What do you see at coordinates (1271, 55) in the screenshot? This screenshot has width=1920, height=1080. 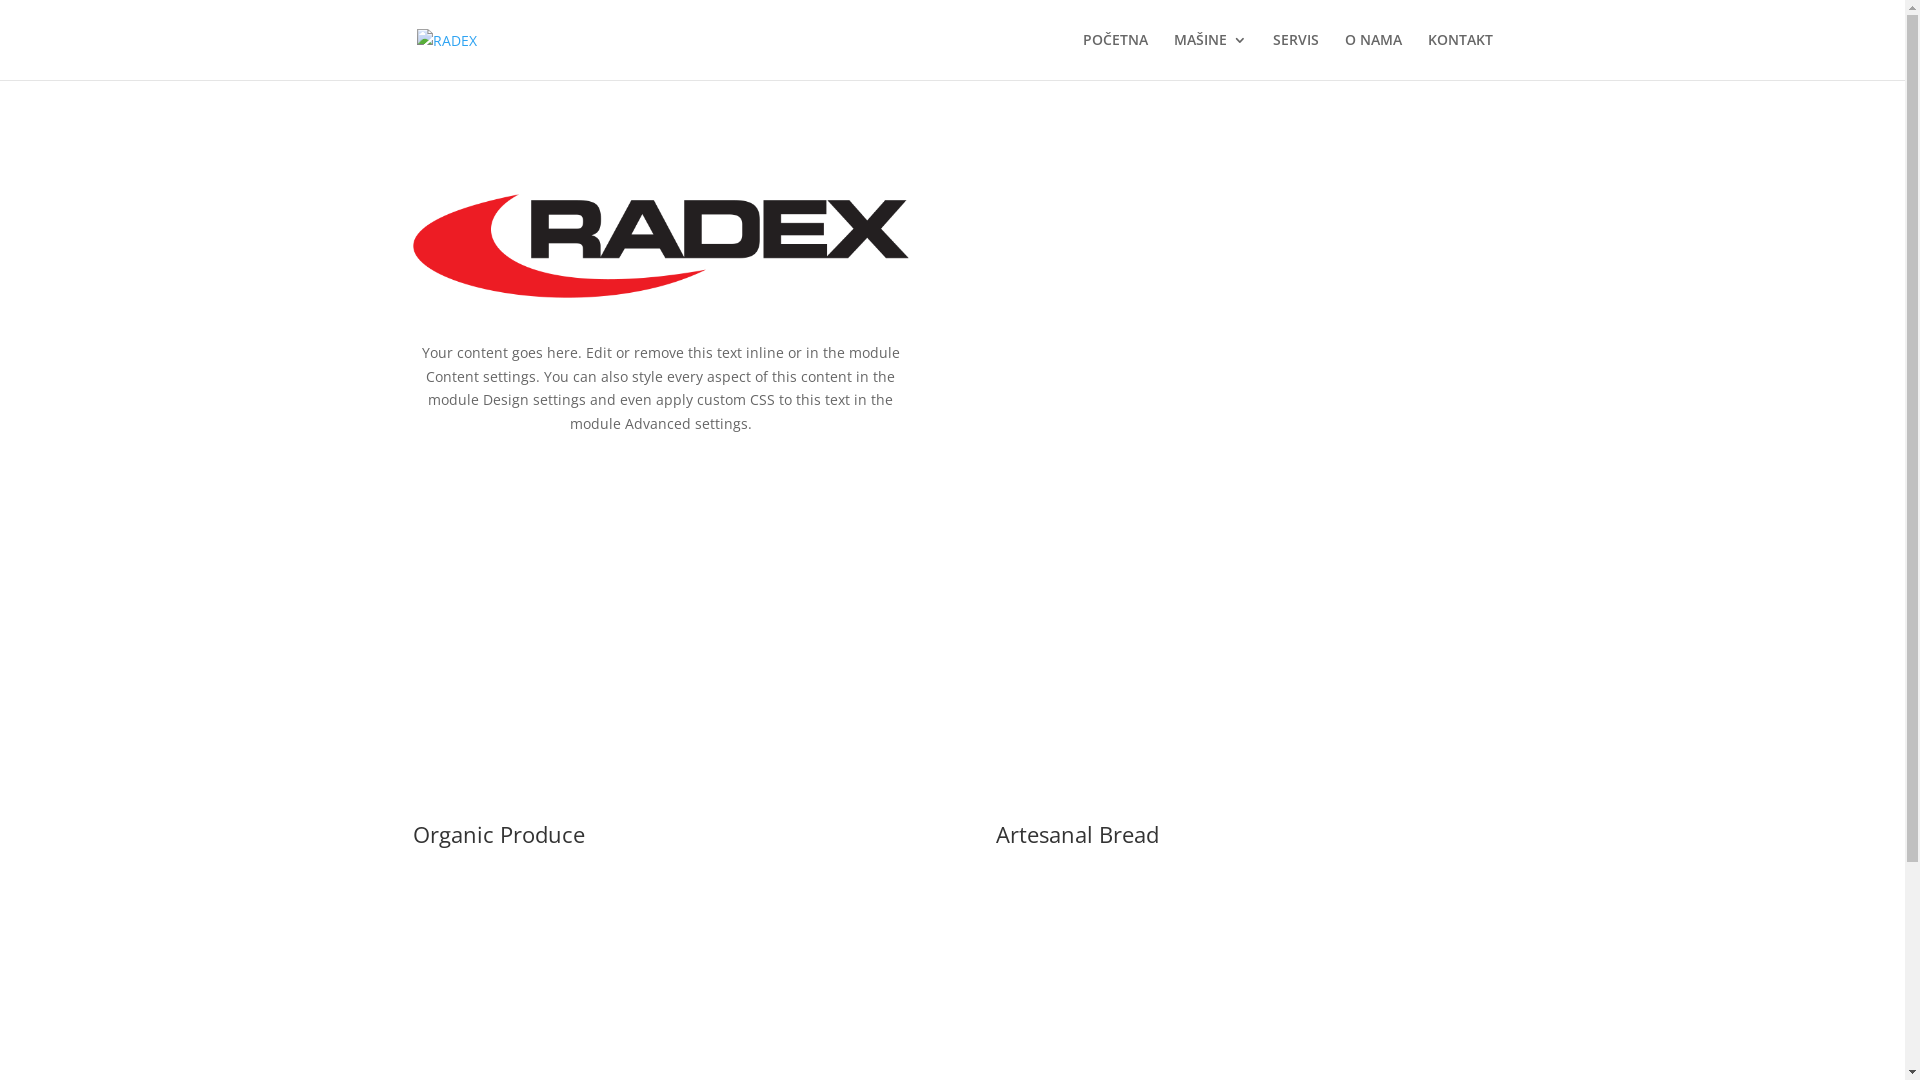 I see `'SERVIS'` at bounding box center [1271, 55].